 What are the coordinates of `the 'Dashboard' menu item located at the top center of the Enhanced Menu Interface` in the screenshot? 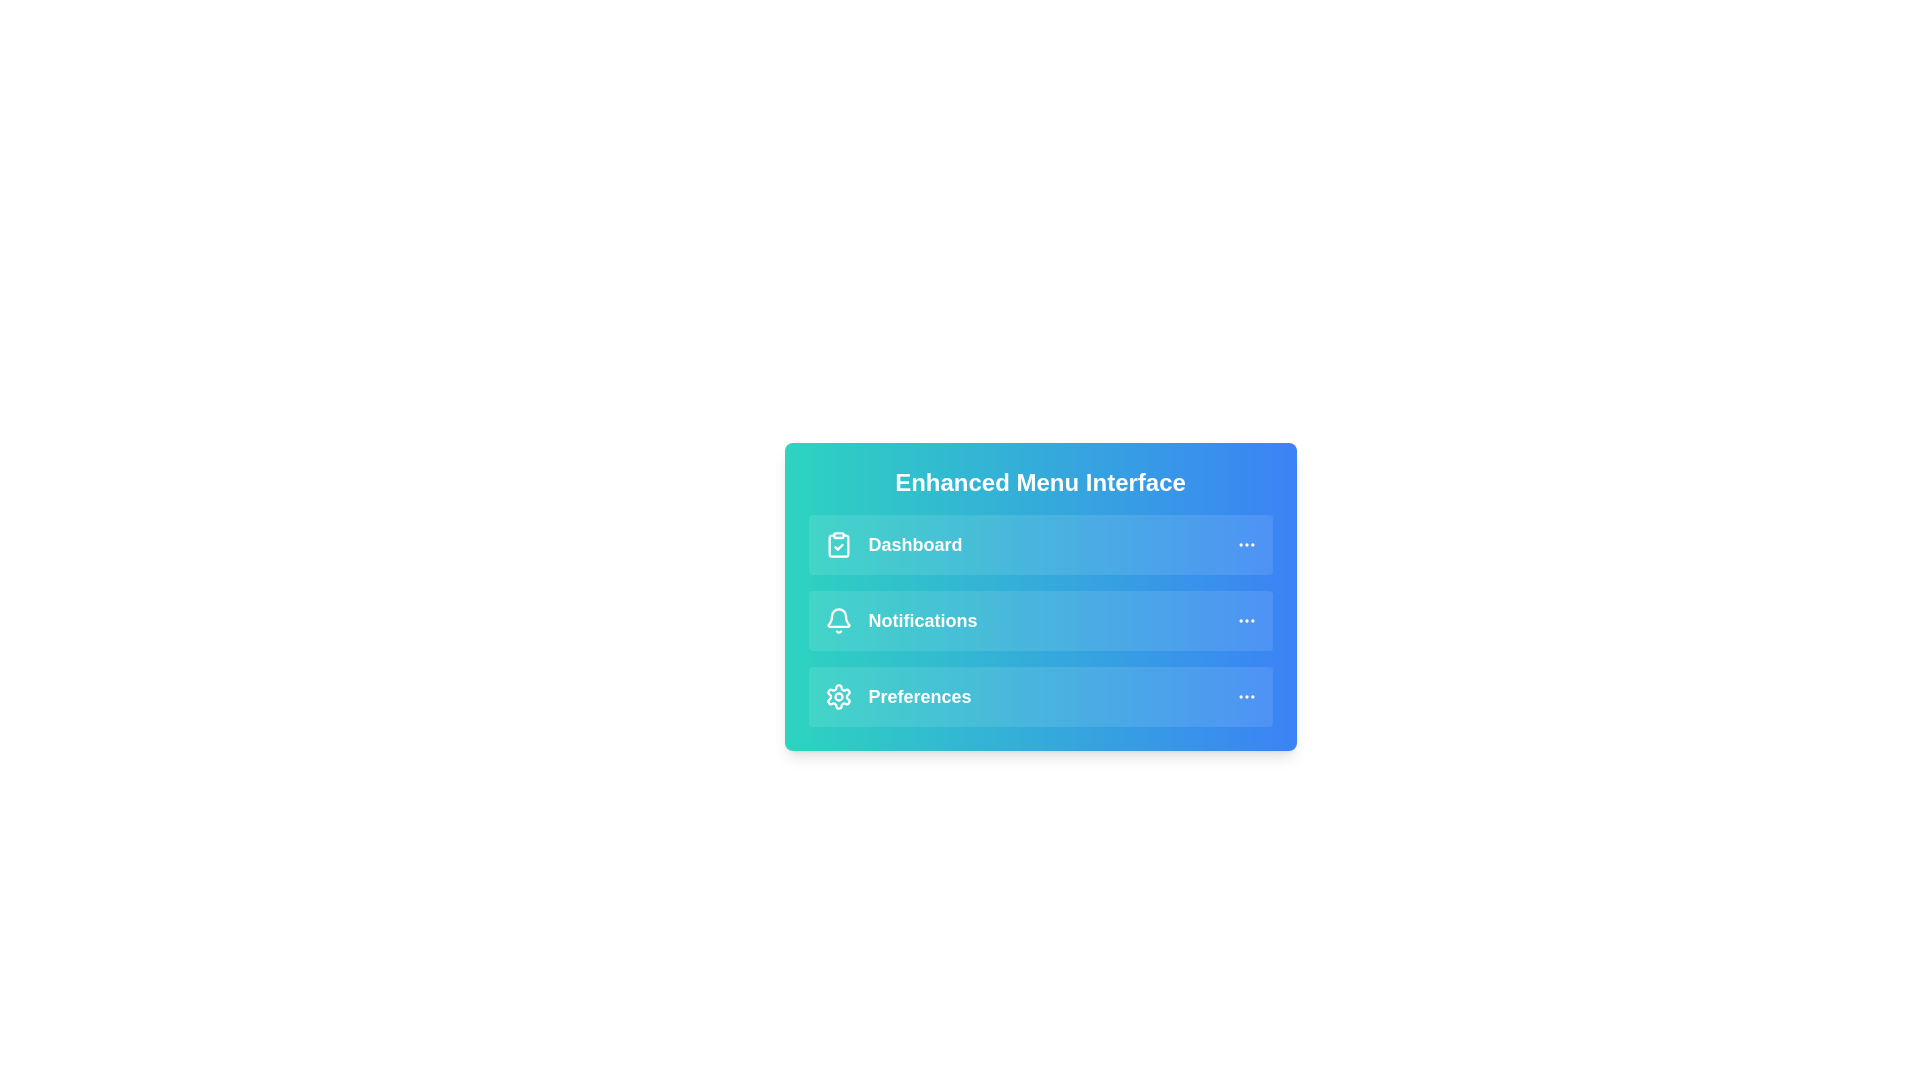 It's located at (1040, 544).